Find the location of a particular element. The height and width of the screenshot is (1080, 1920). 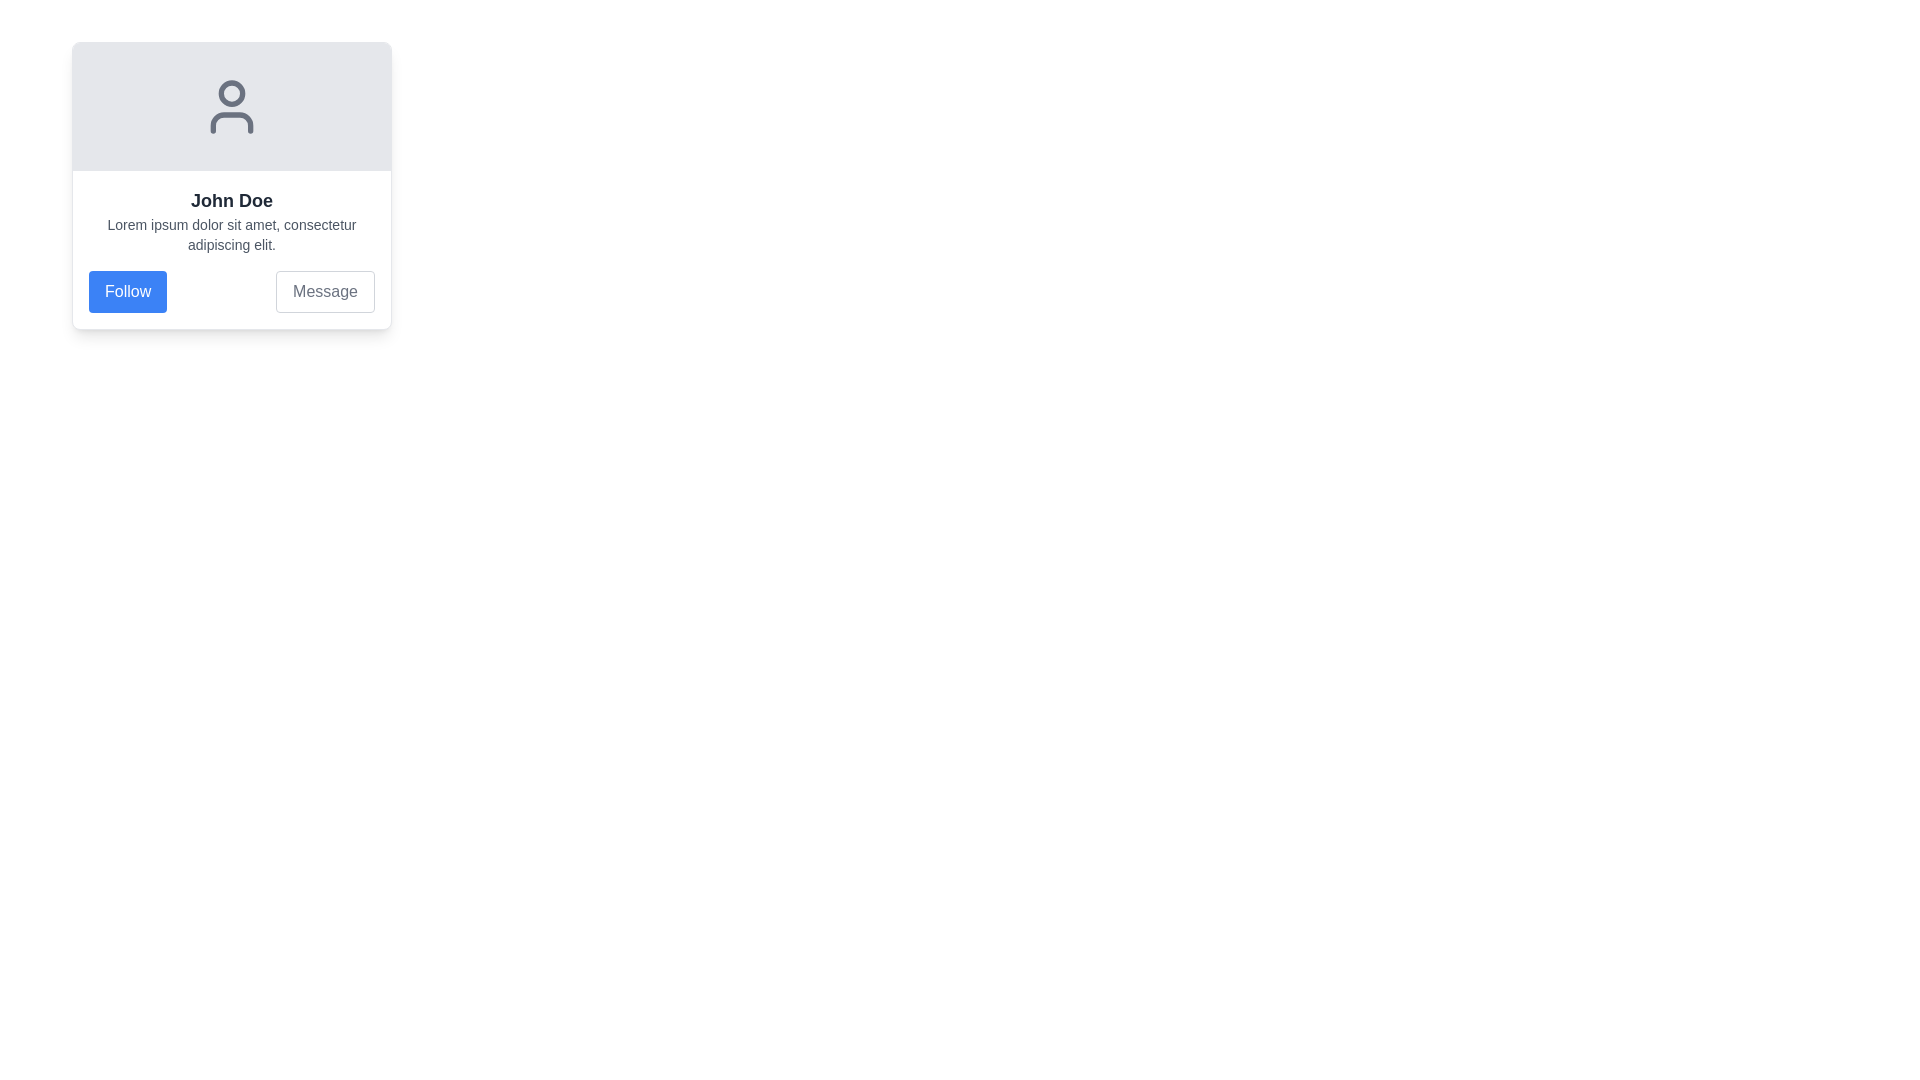

the text block element that contains the content 'Lorem ipsum dolor sit amet, consectetur adipiscing elit.', which is styled in gray and positioned below 'John Doe' in the card layout is located at coordinates (231, 234).